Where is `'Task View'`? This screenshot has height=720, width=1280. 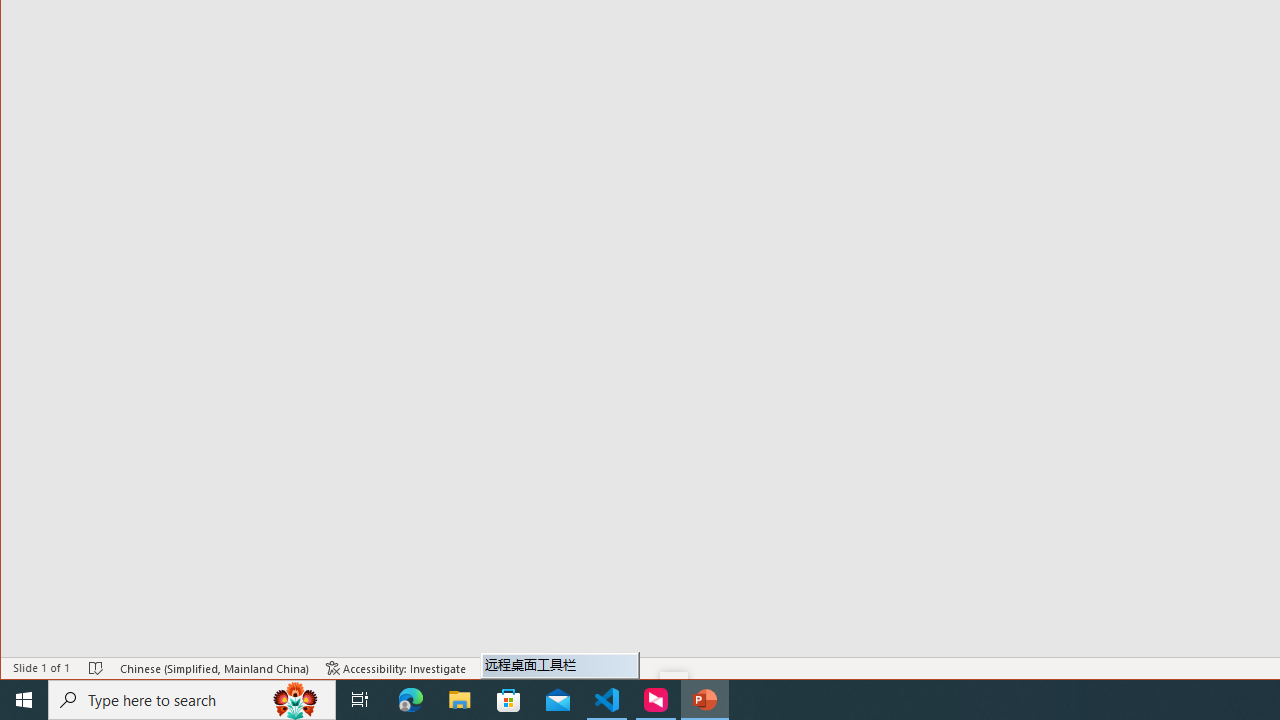
'Task View' is located at coordinates (359, 698).